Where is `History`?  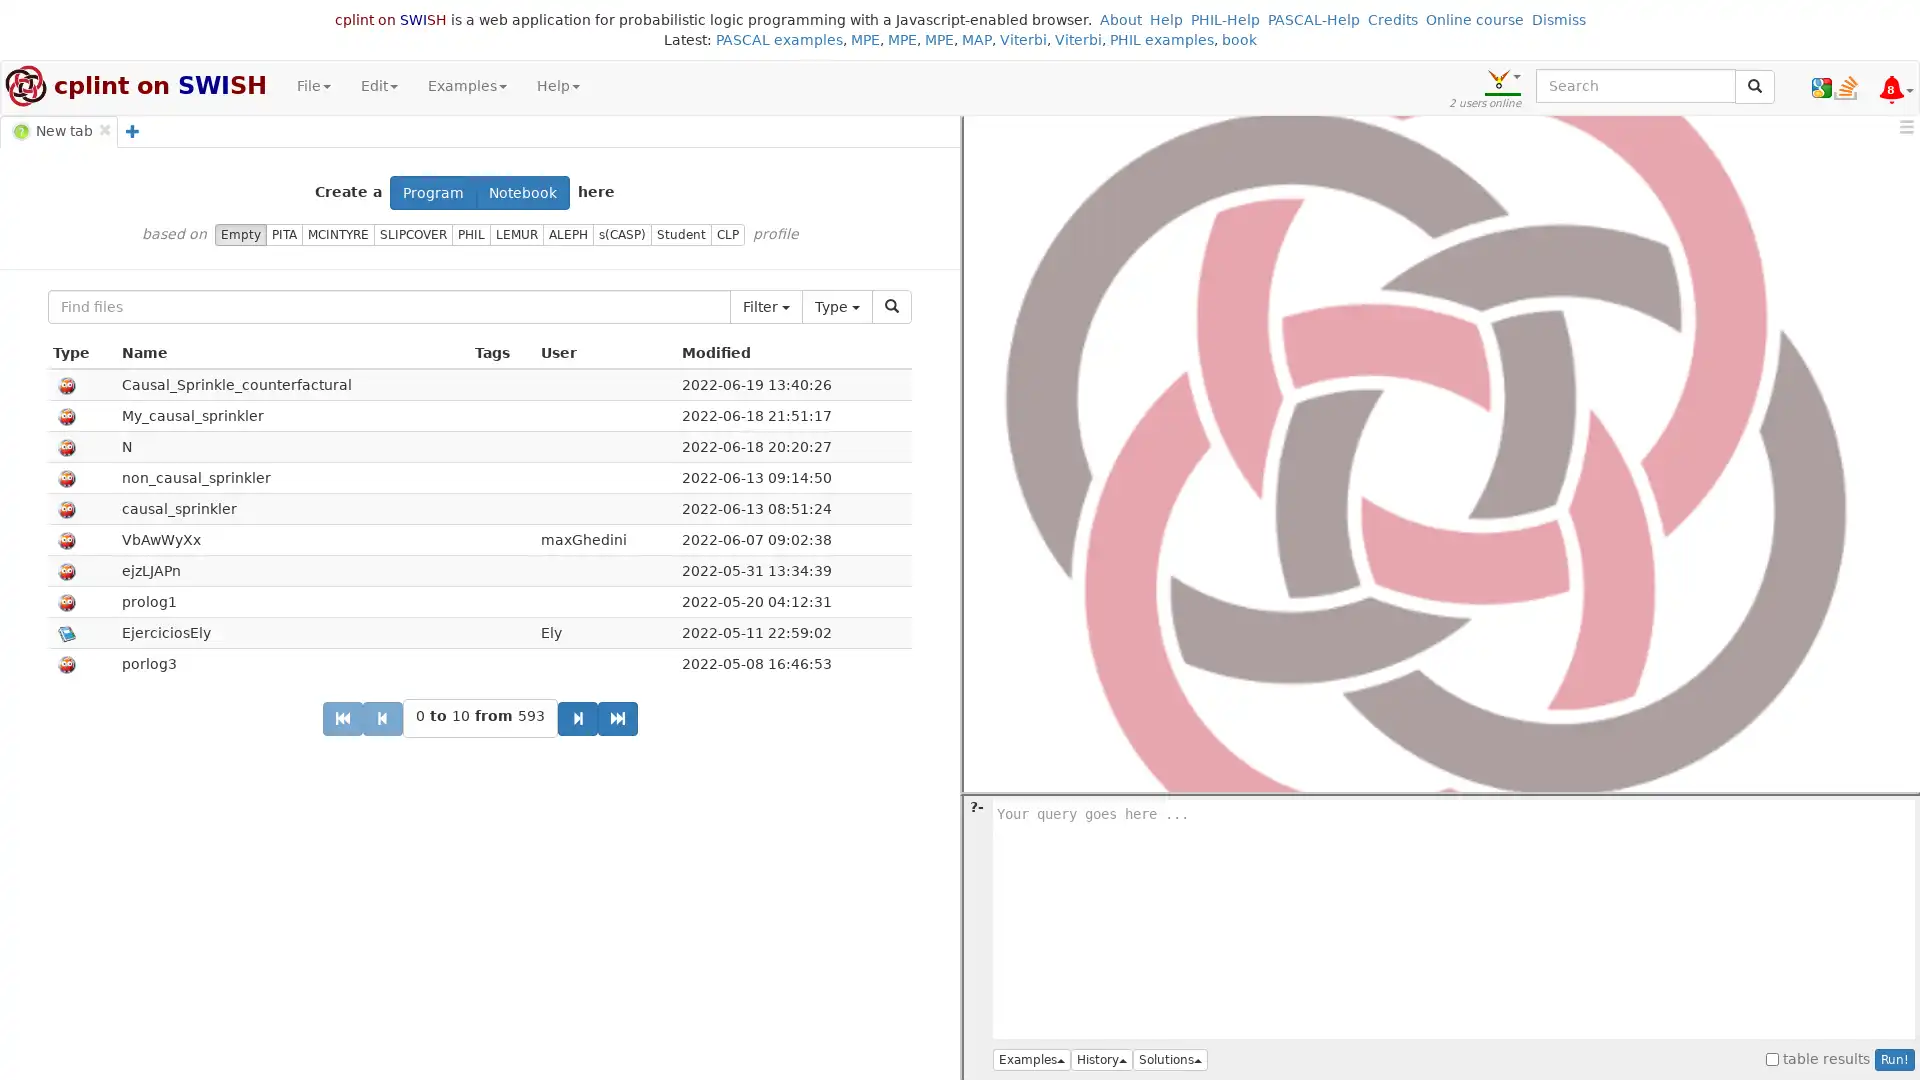 History is located at coordinates (1101, 1059).